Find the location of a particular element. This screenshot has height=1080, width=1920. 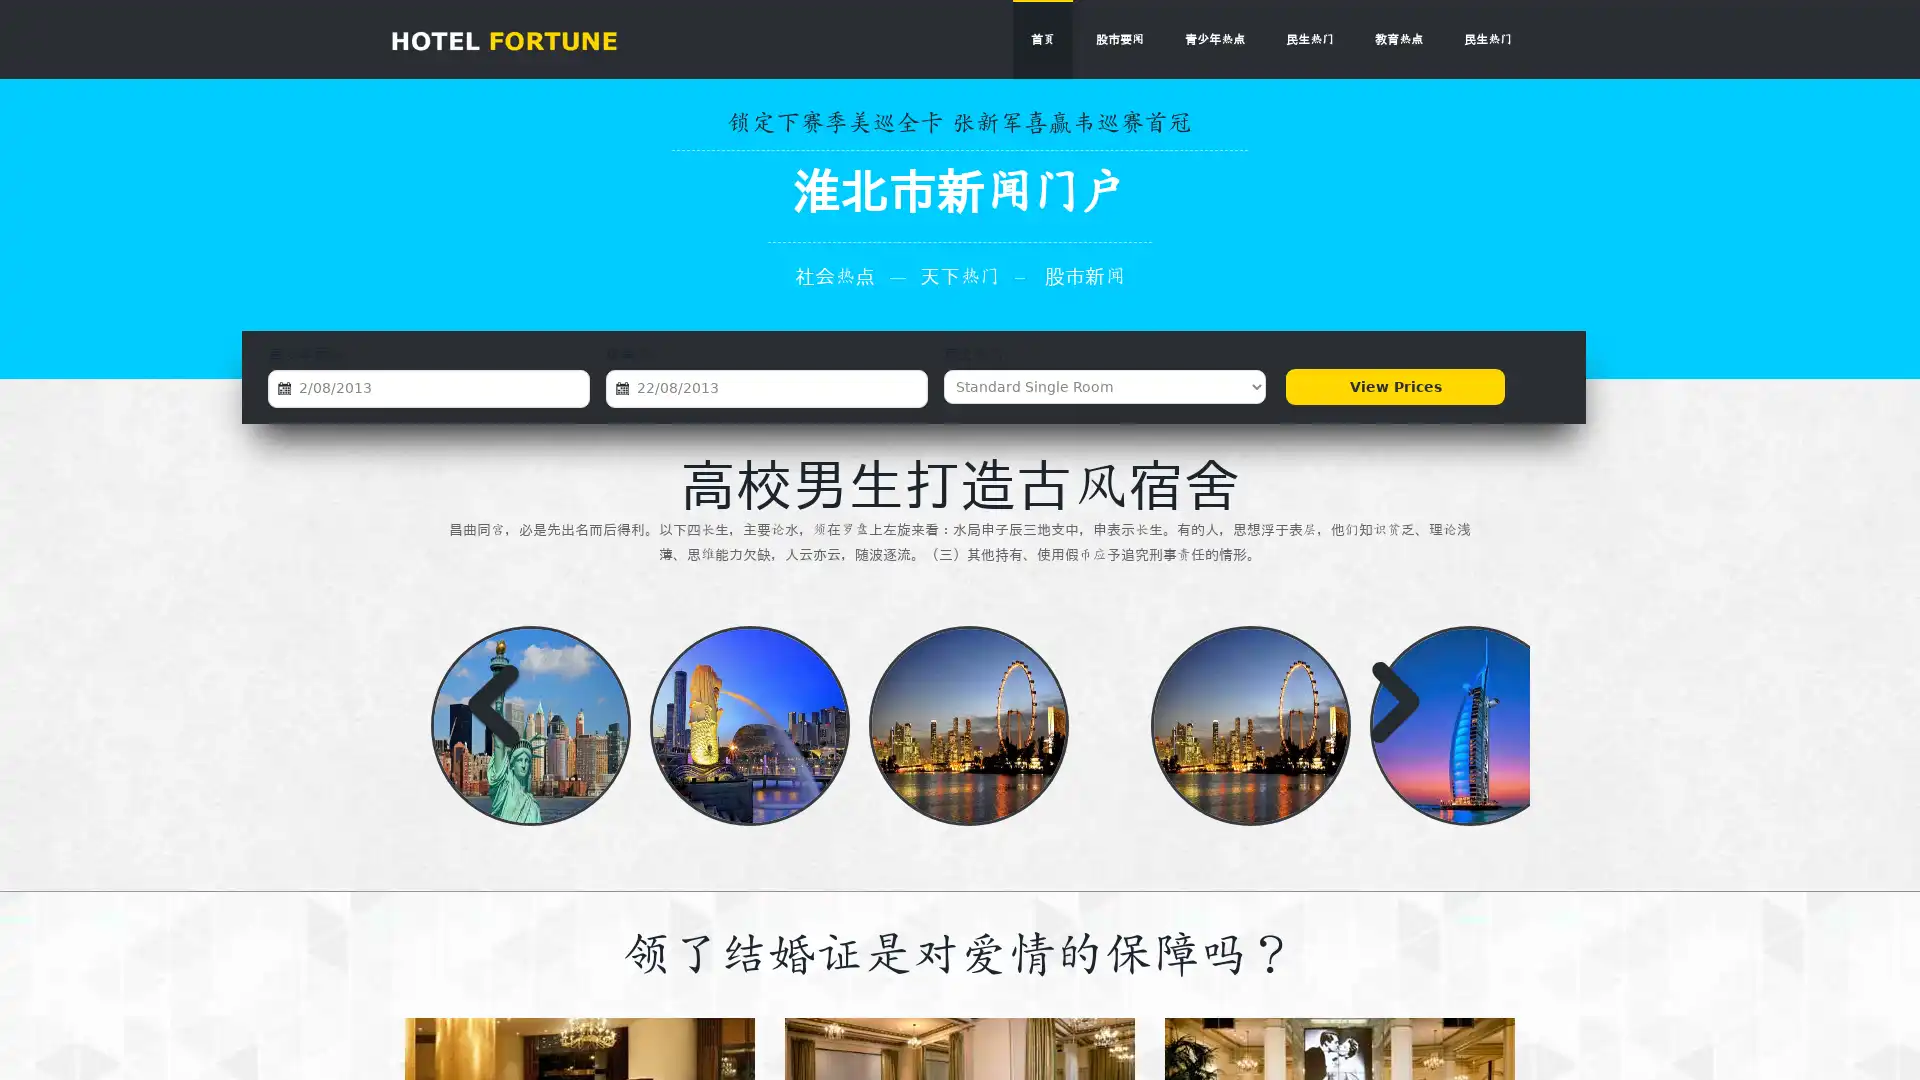

View Prices is located at coordinates (1394, 386).